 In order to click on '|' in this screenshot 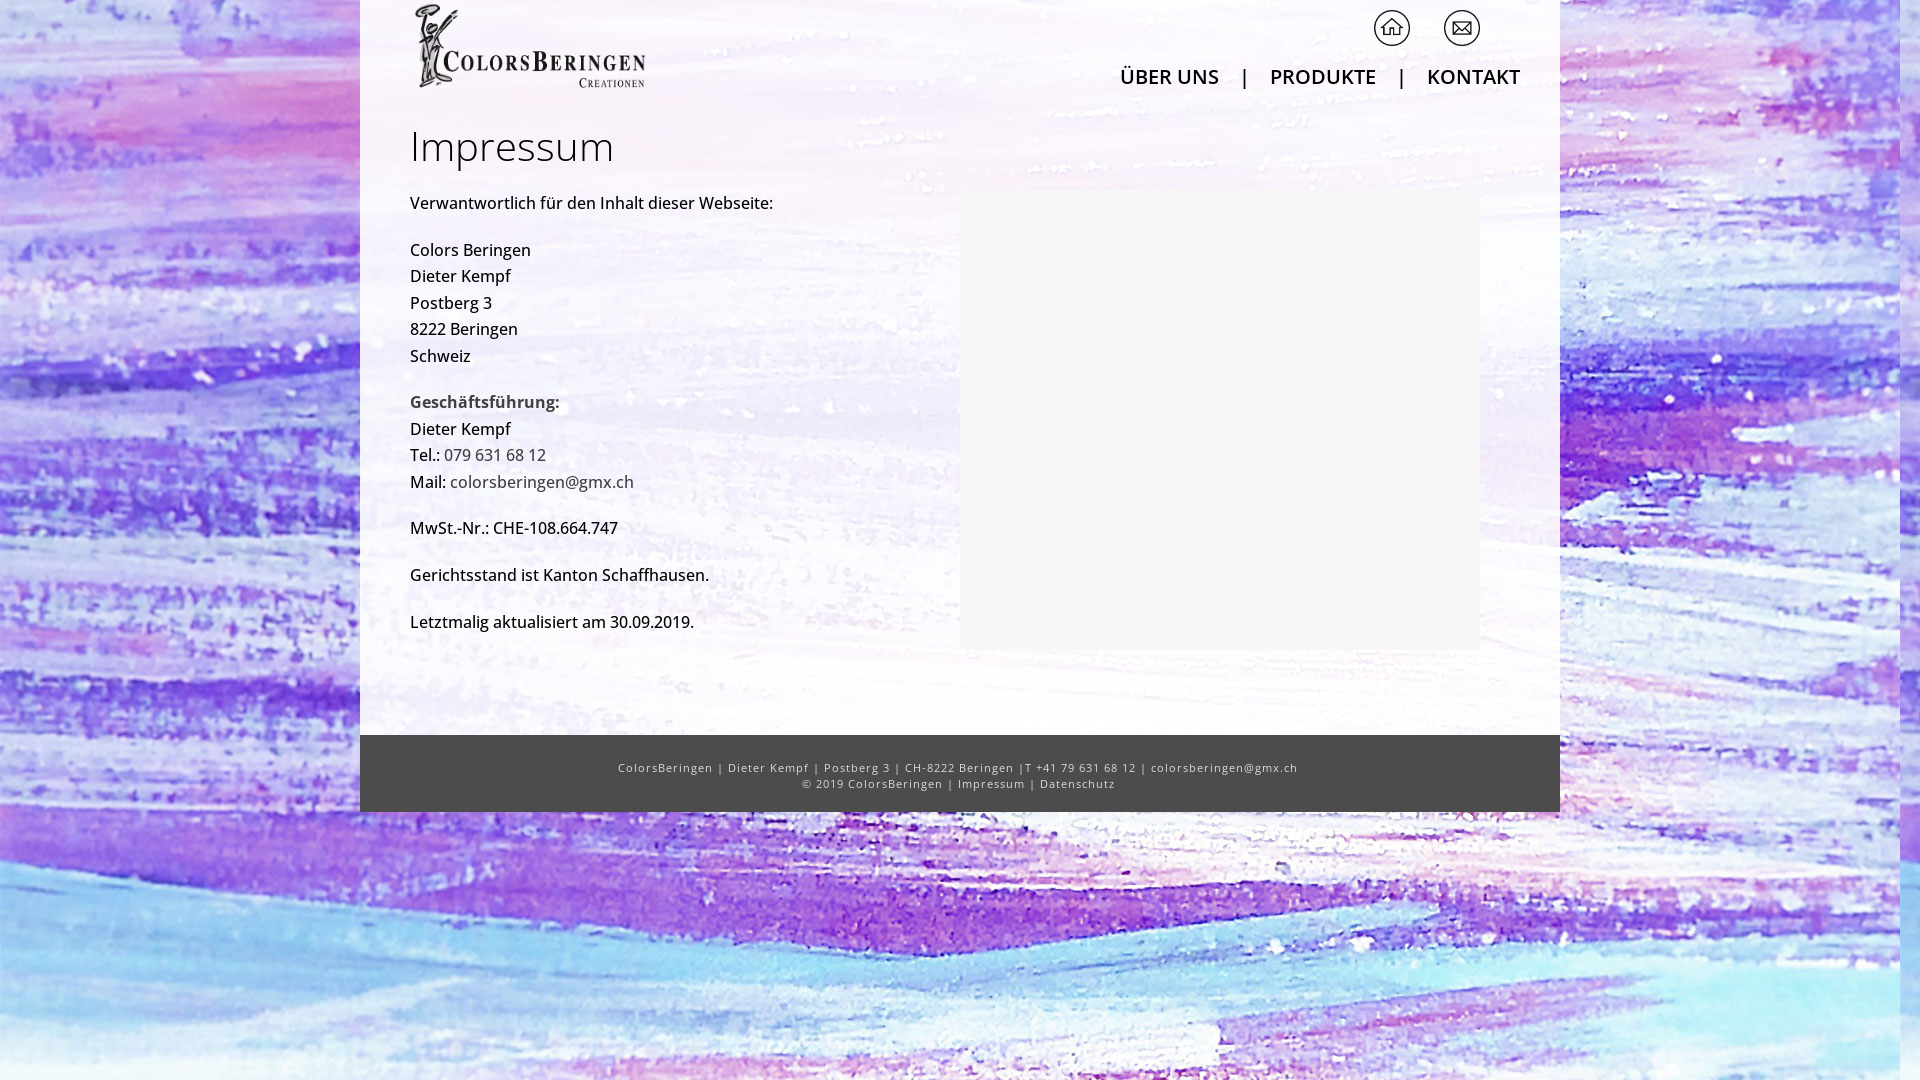, I will do `click(1400, 73)`.